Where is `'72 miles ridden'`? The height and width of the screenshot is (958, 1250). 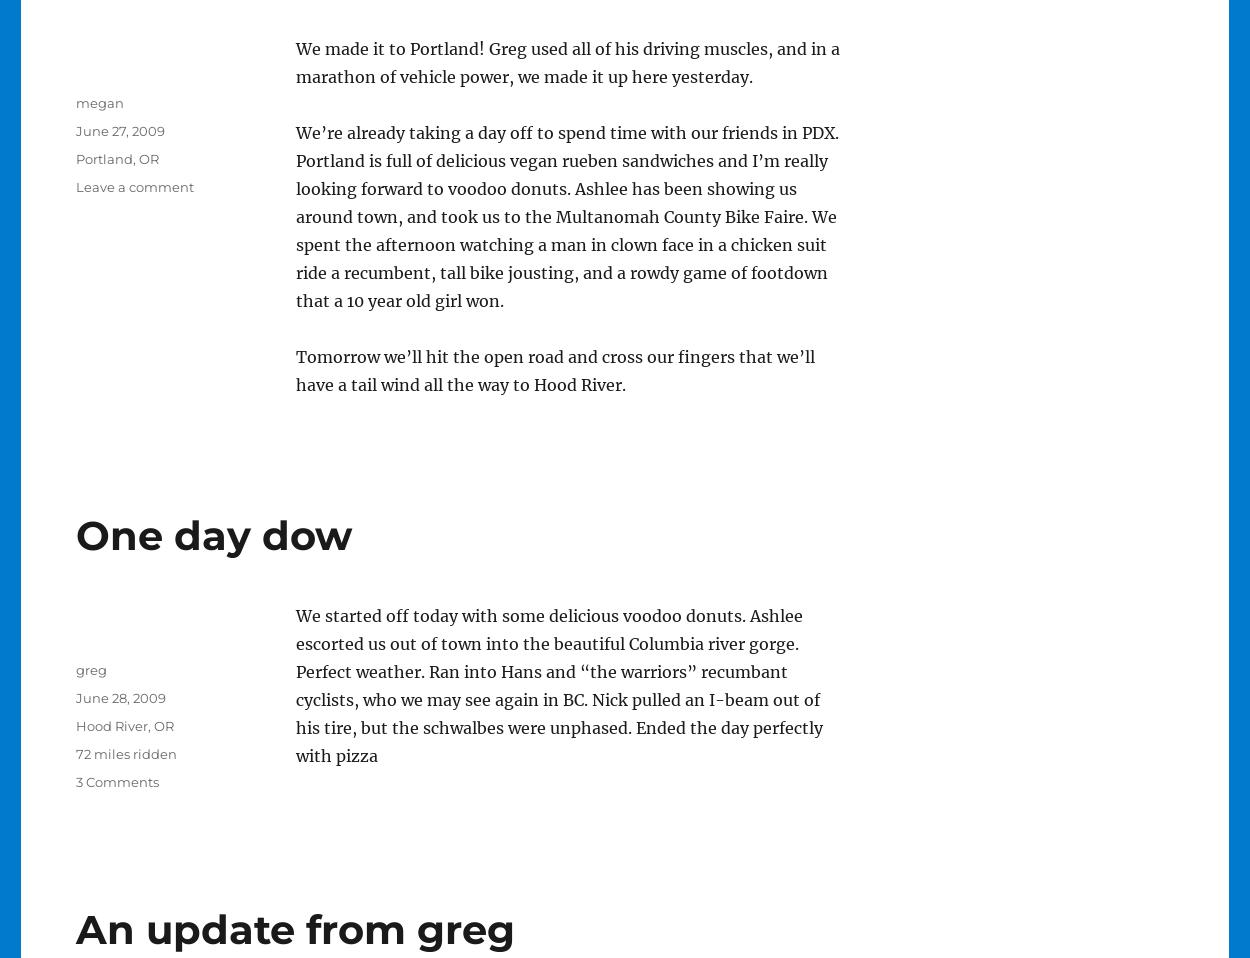 '72 miles ridden' is located at coordinates (125, 754).